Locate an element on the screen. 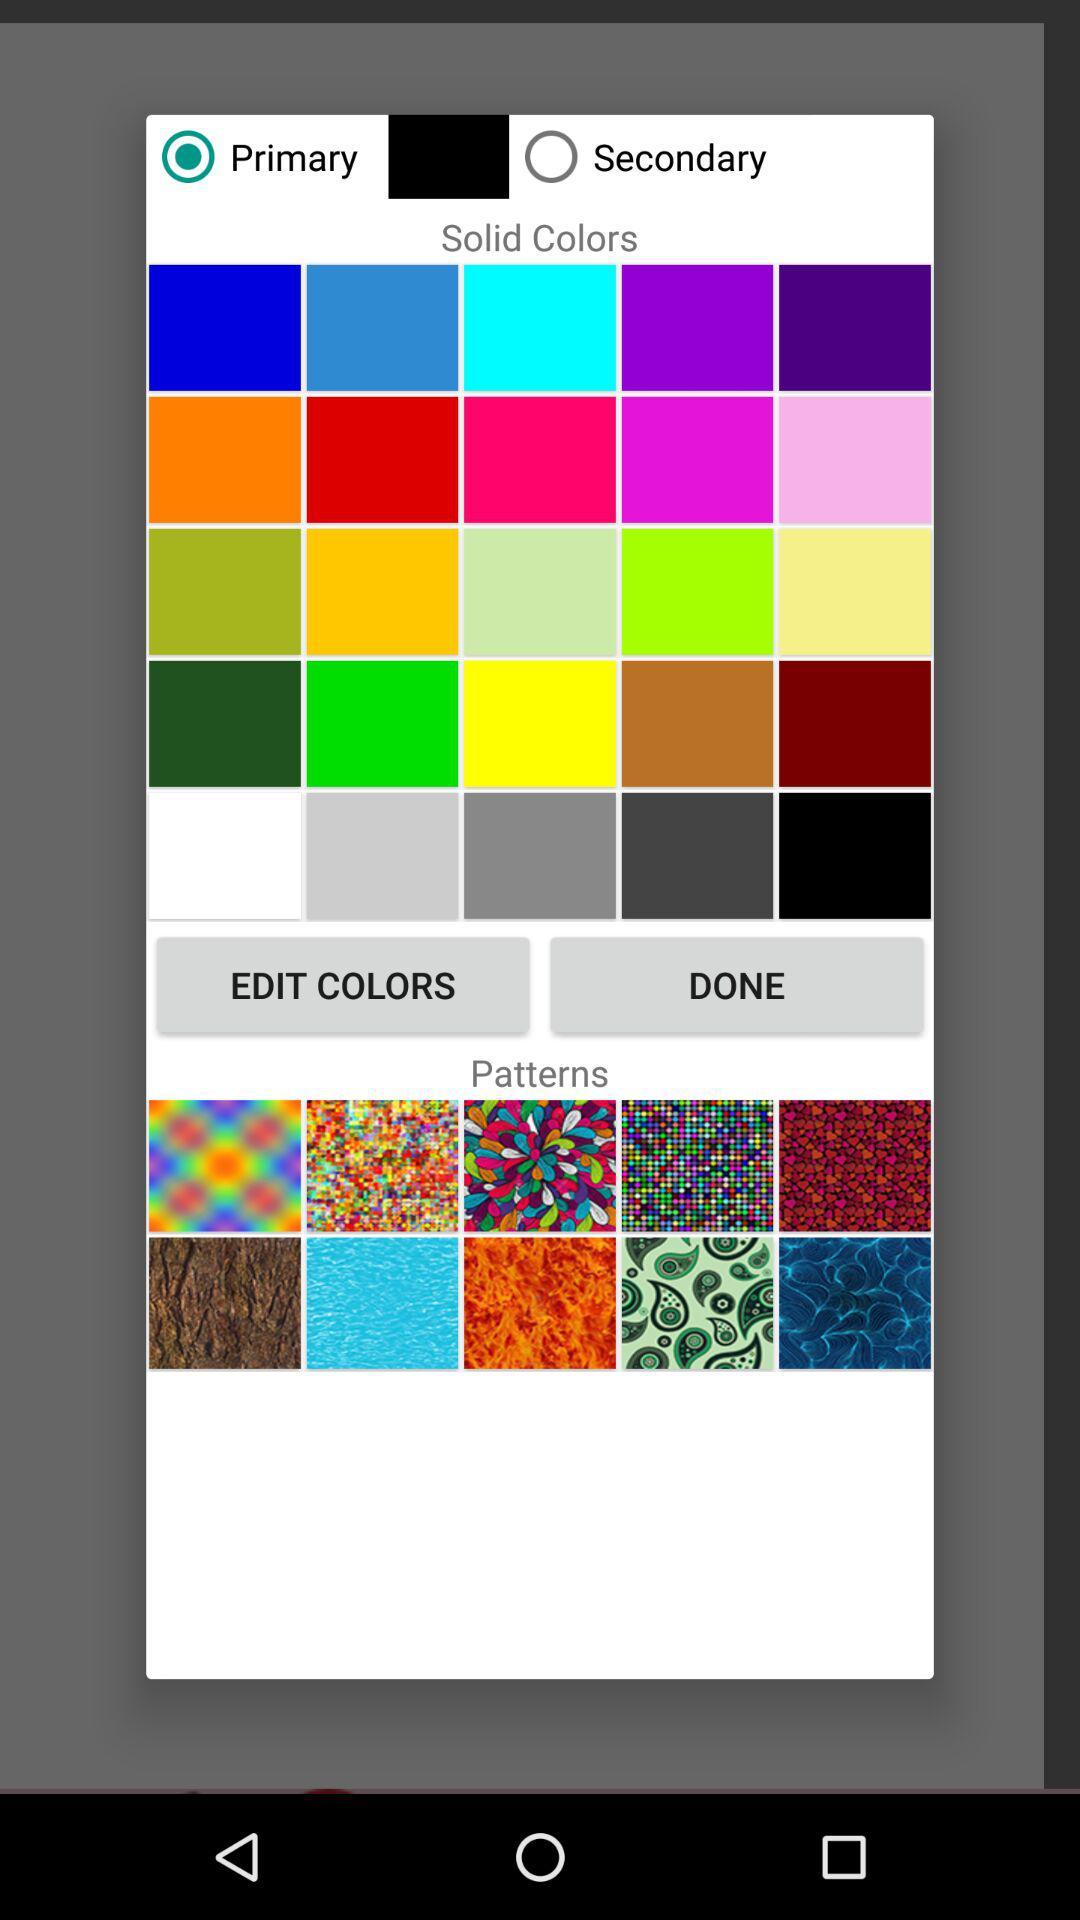  dark neon green is located at coordinates (382, 722).